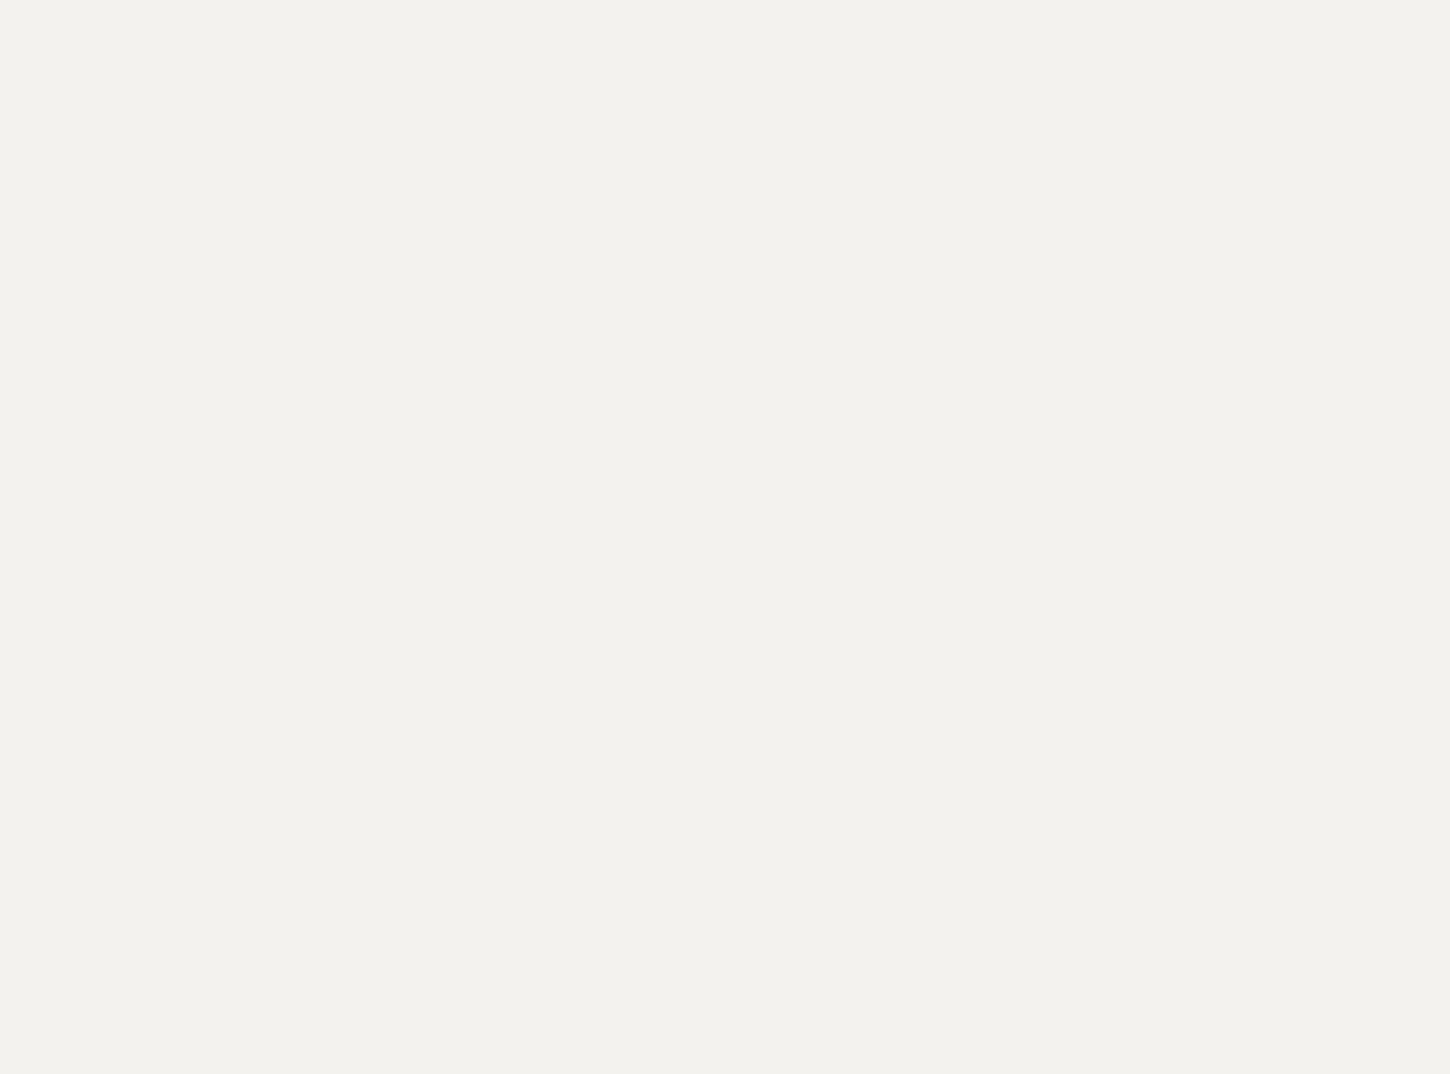  What do you see at coordinates (666, 782) in the screenshot?
I see `'Queen of Me Tour'` at bounding box center [666, 782].